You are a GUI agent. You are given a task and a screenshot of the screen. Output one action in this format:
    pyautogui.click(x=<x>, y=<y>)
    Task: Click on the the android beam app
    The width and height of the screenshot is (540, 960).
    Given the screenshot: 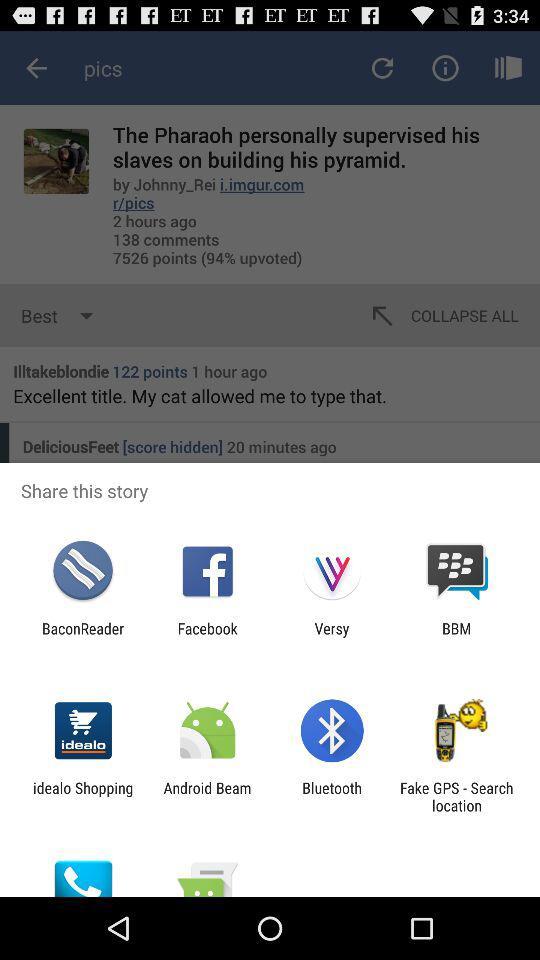 What is the action you would take?
    pyautogui.click(x=206, y=796)
    